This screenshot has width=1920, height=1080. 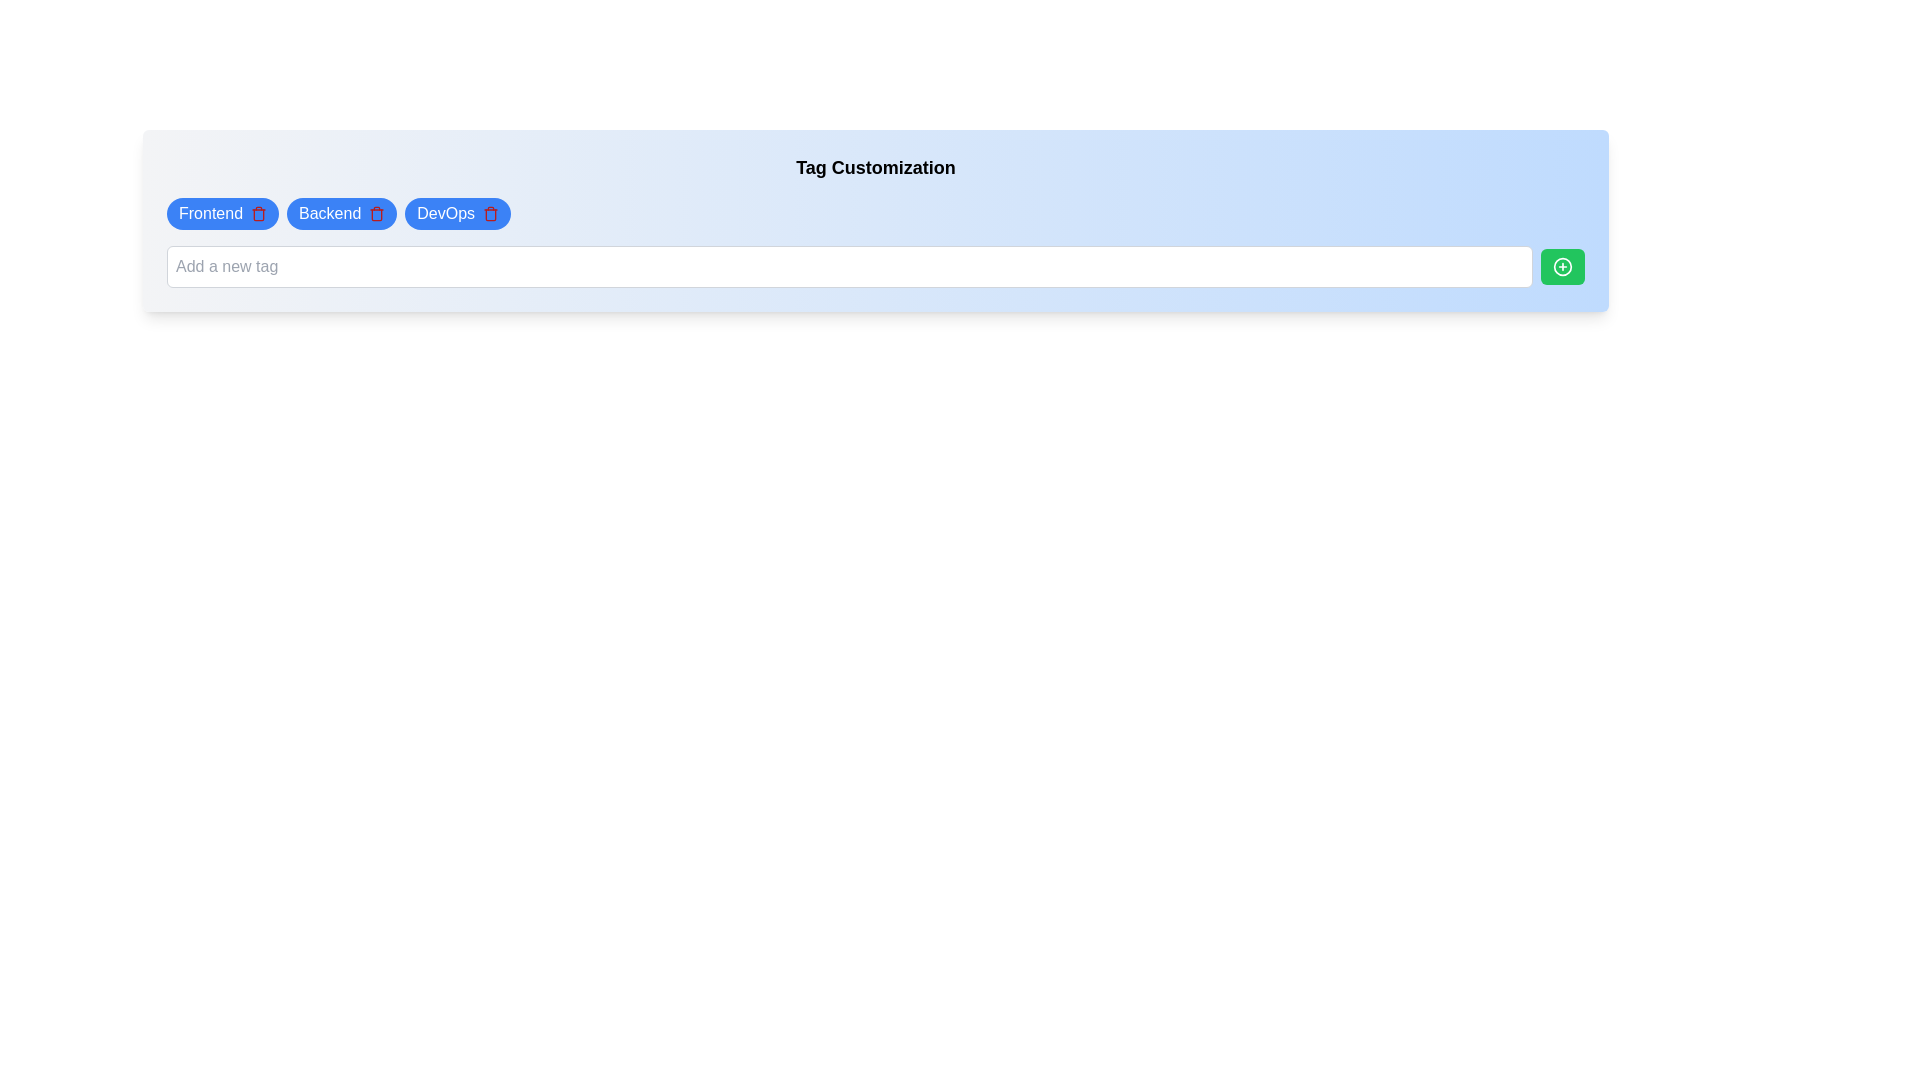 What do you see at coordinates (457, 213) in the screenshot?
I see `the 'DevOps' tagged button` at bounding box center [457, 213].